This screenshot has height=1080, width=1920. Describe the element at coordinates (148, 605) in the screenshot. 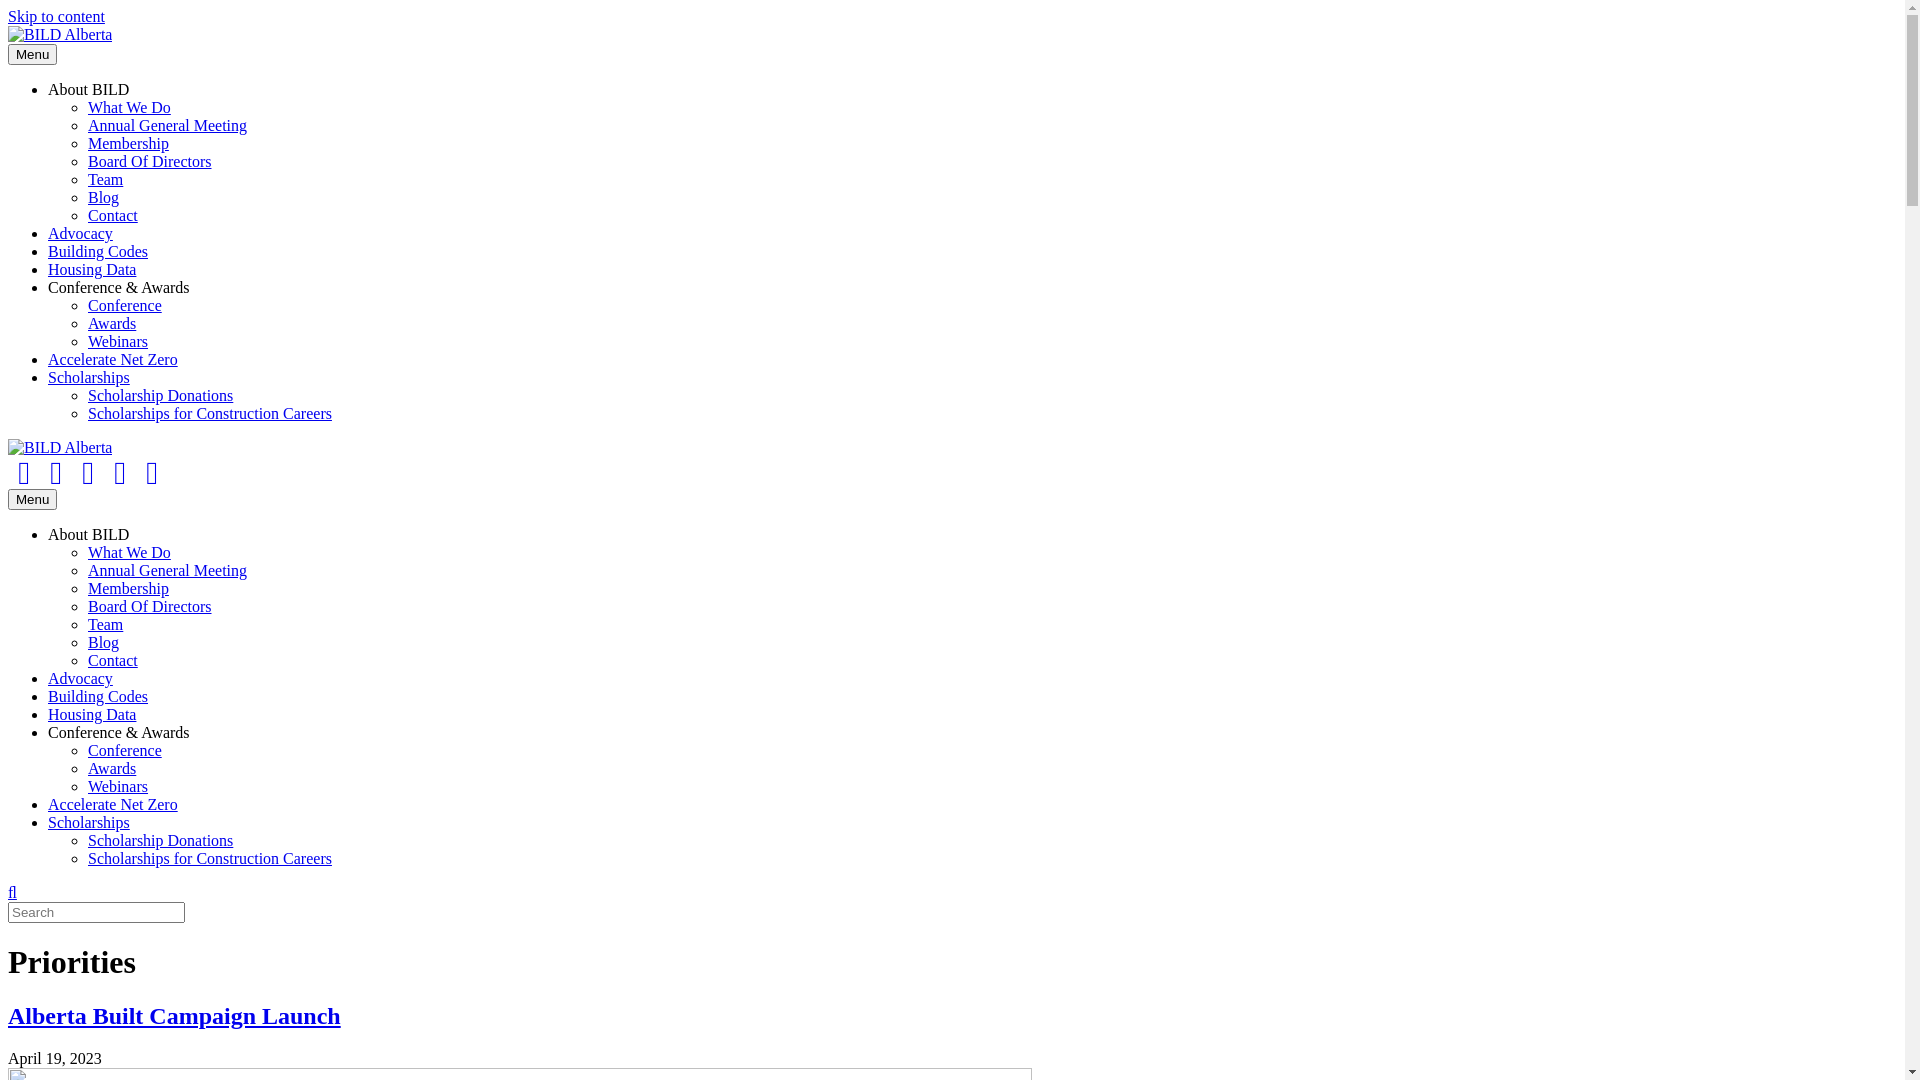

I see `'Board Of Directors'` at that location.